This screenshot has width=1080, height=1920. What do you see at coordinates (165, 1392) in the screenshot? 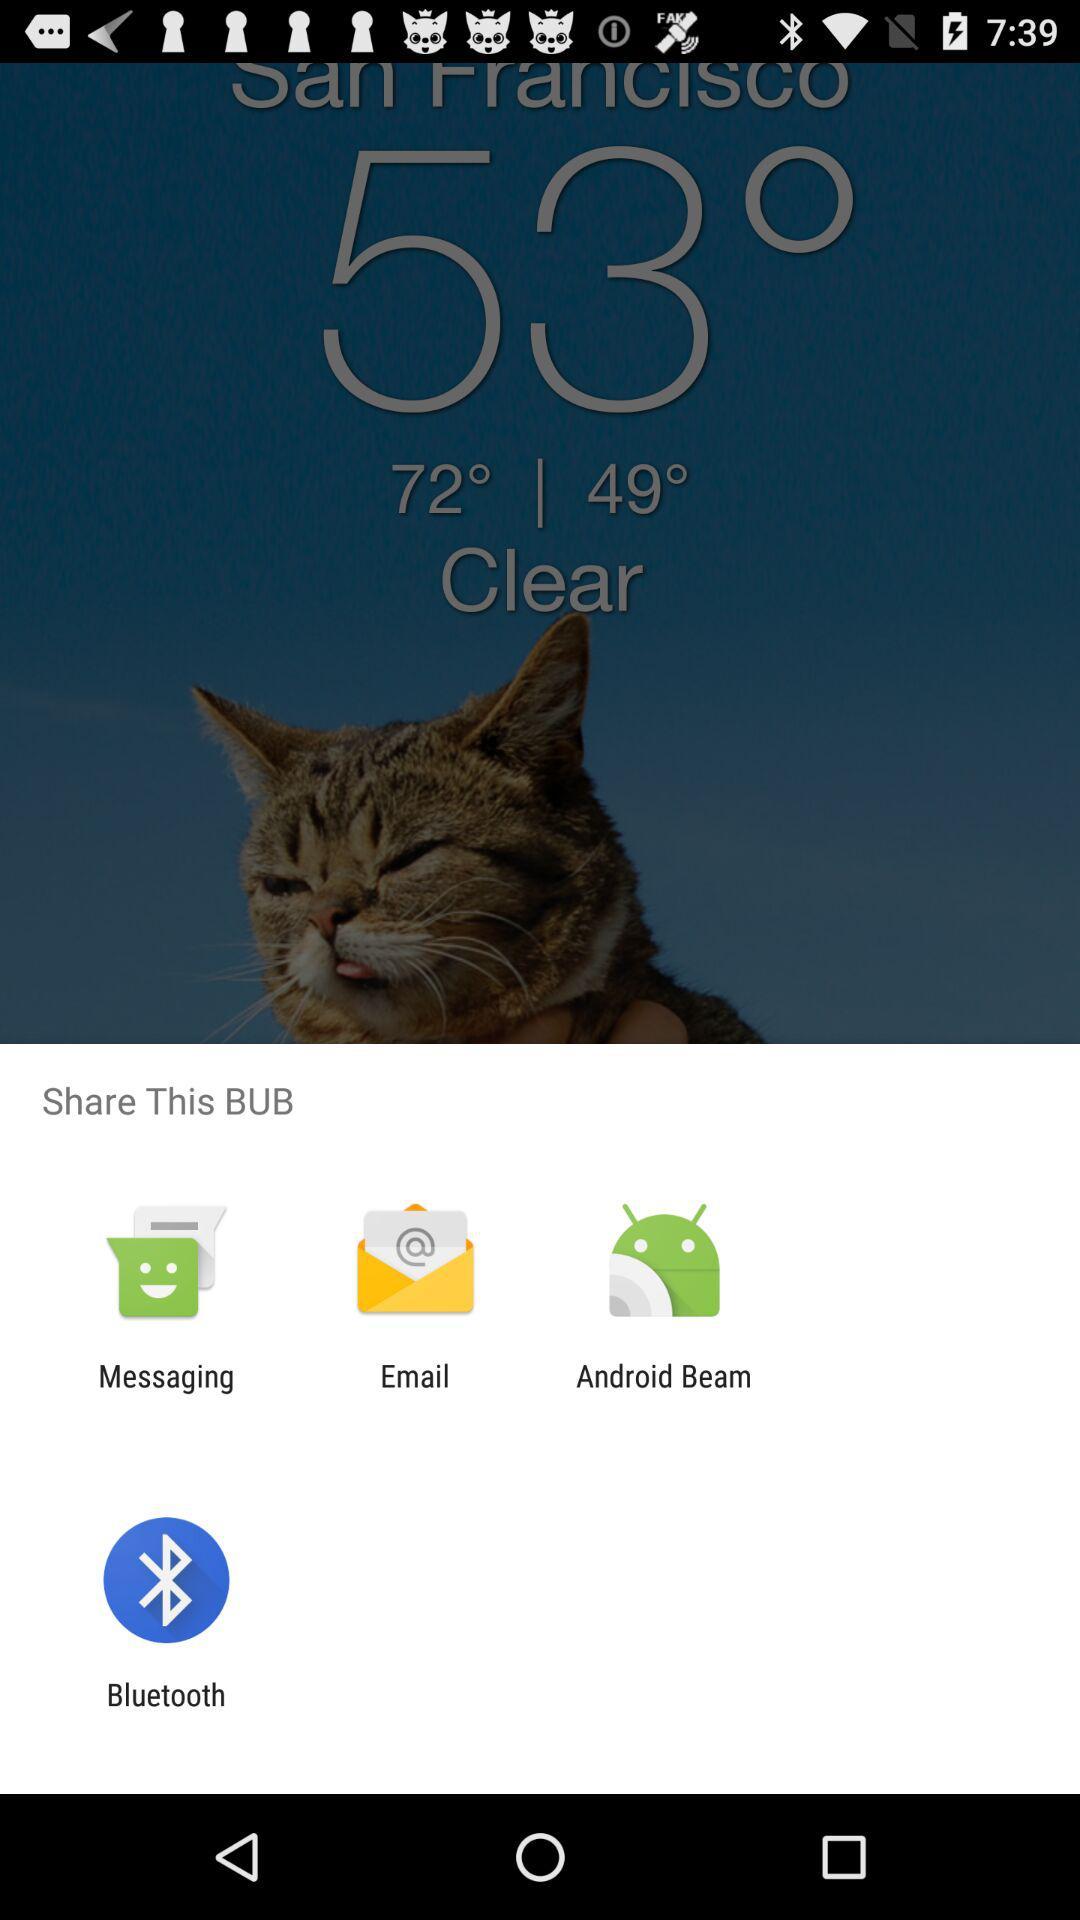
I see `icon next to the email item` at bounding box center [165, 1392].